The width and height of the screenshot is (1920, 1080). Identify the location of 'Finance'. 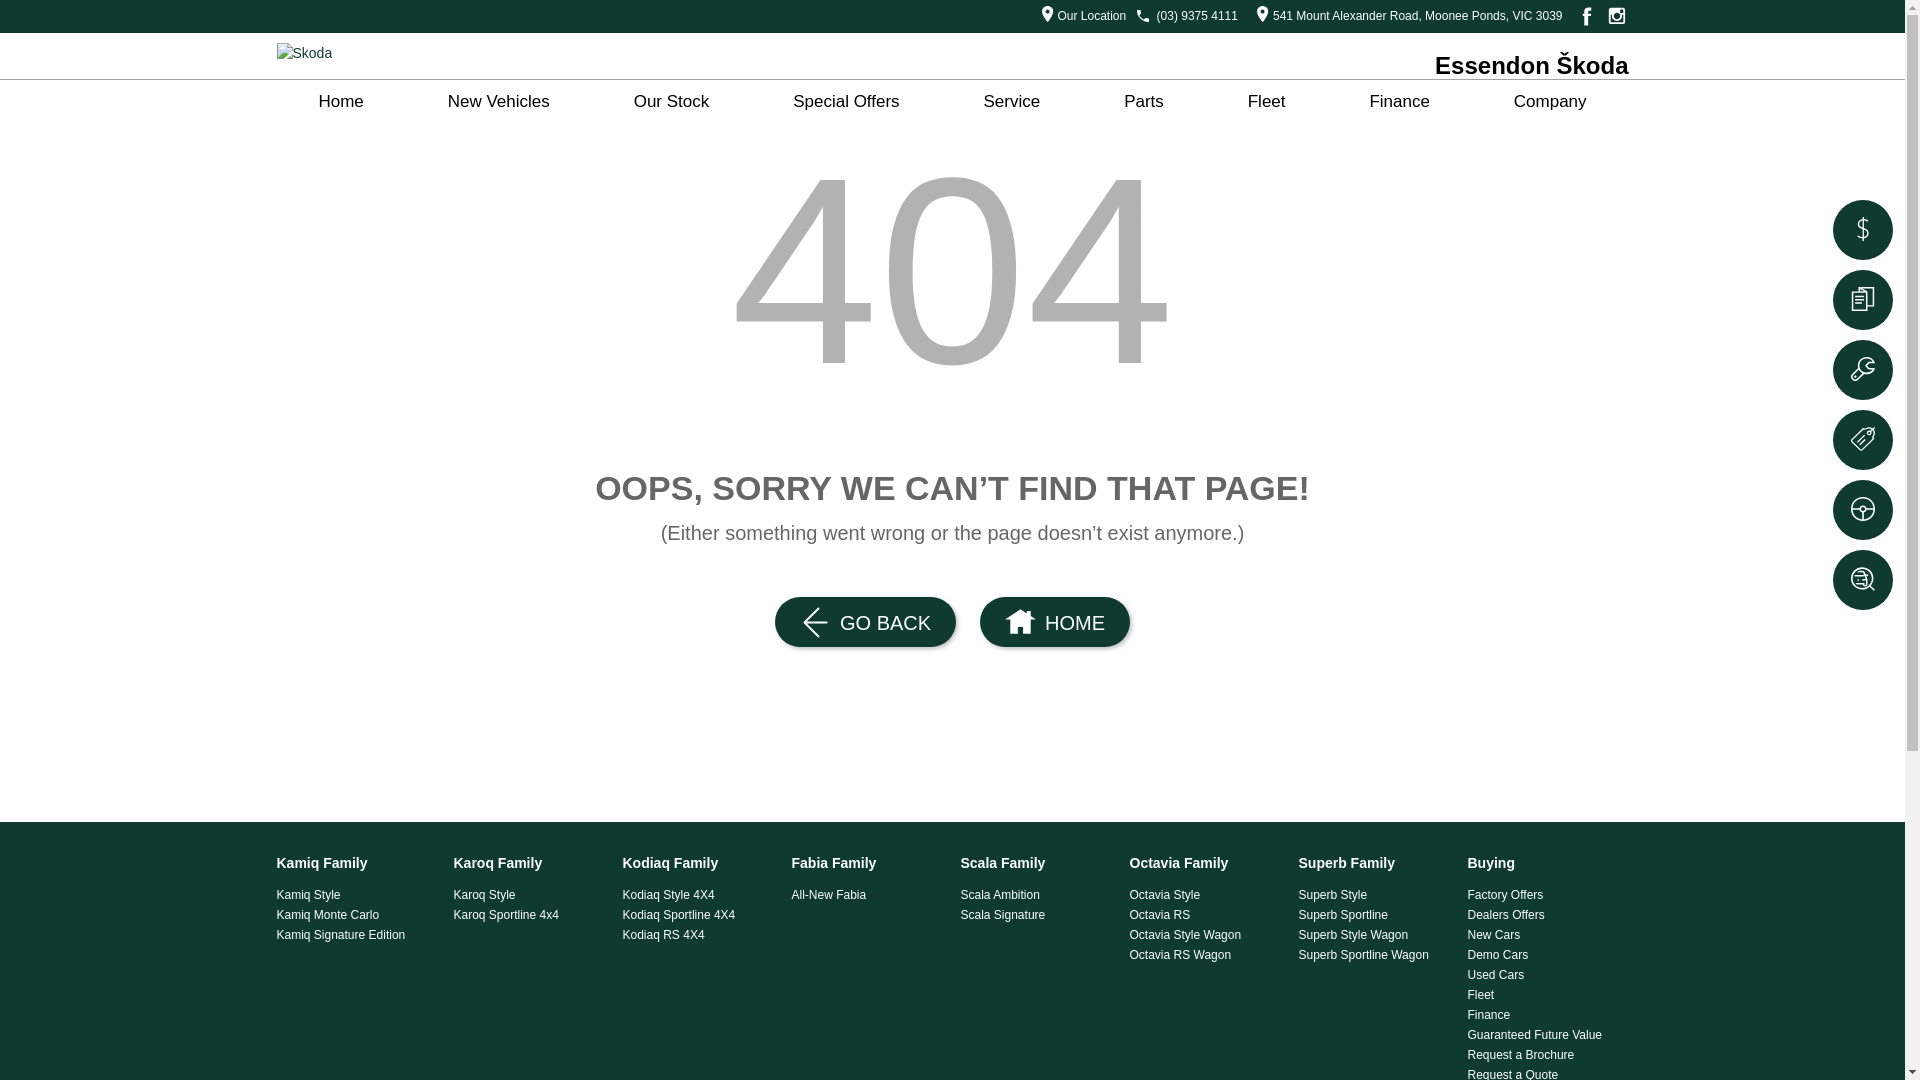
(1397, 101).